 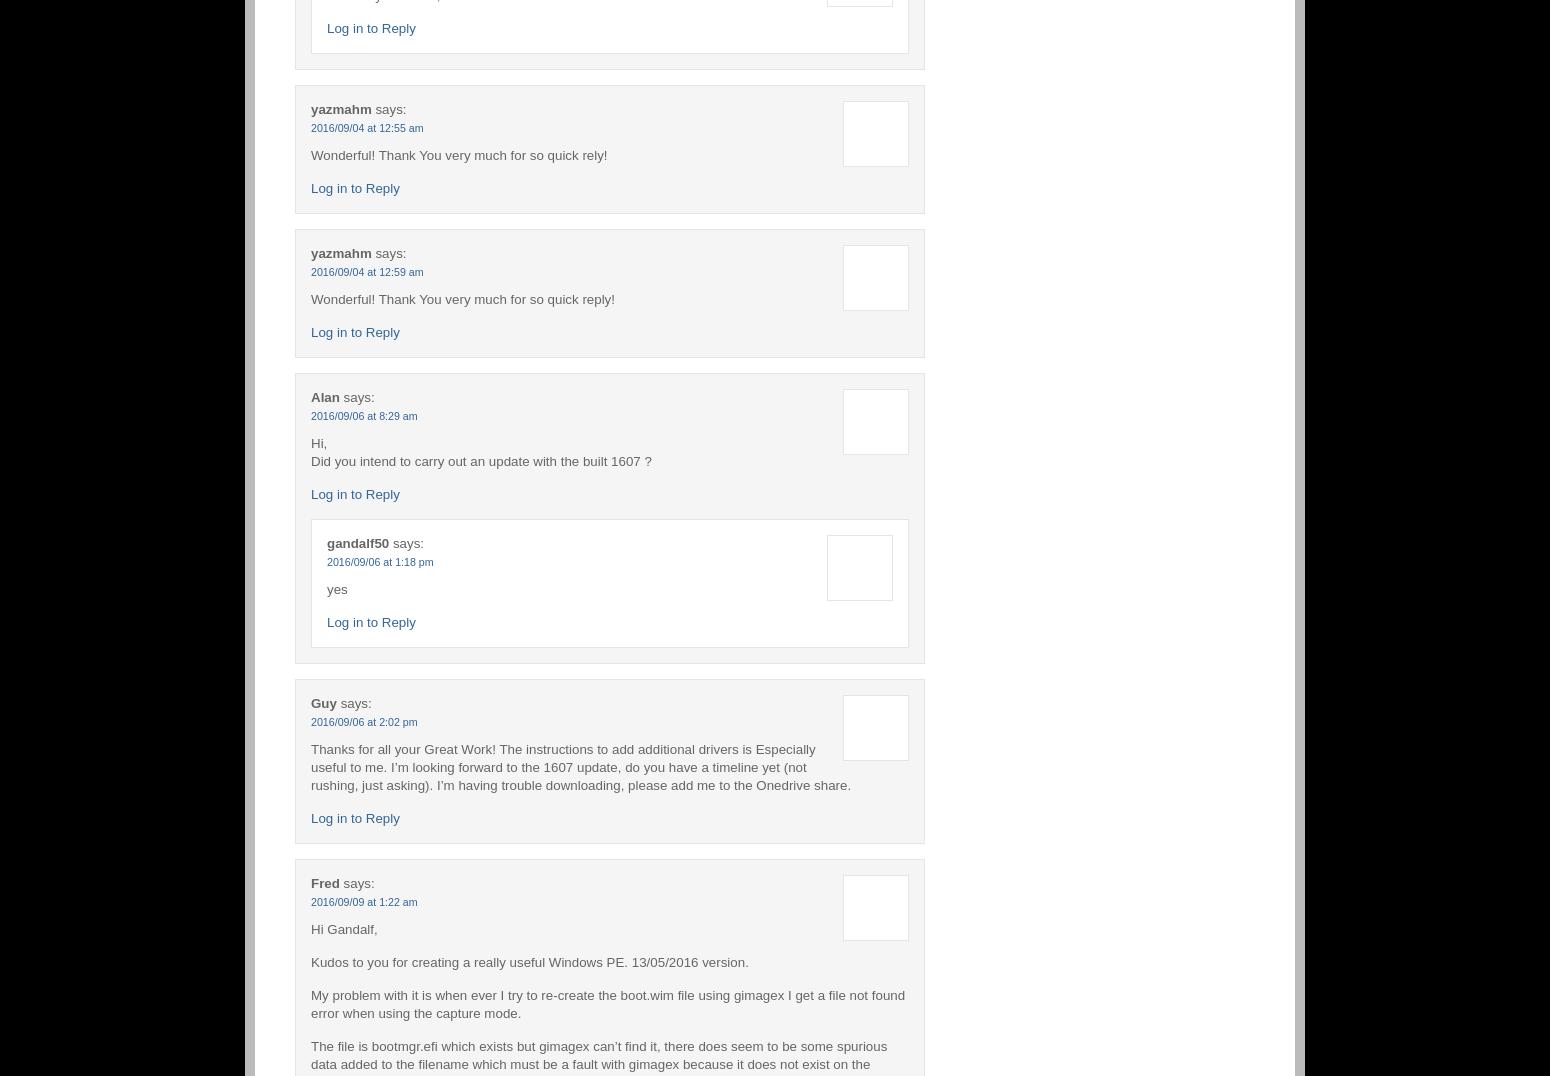 What do you see at coordinates (335, 588) in the screenshot?
I see `'yes'` at bounding box center [335, 588].